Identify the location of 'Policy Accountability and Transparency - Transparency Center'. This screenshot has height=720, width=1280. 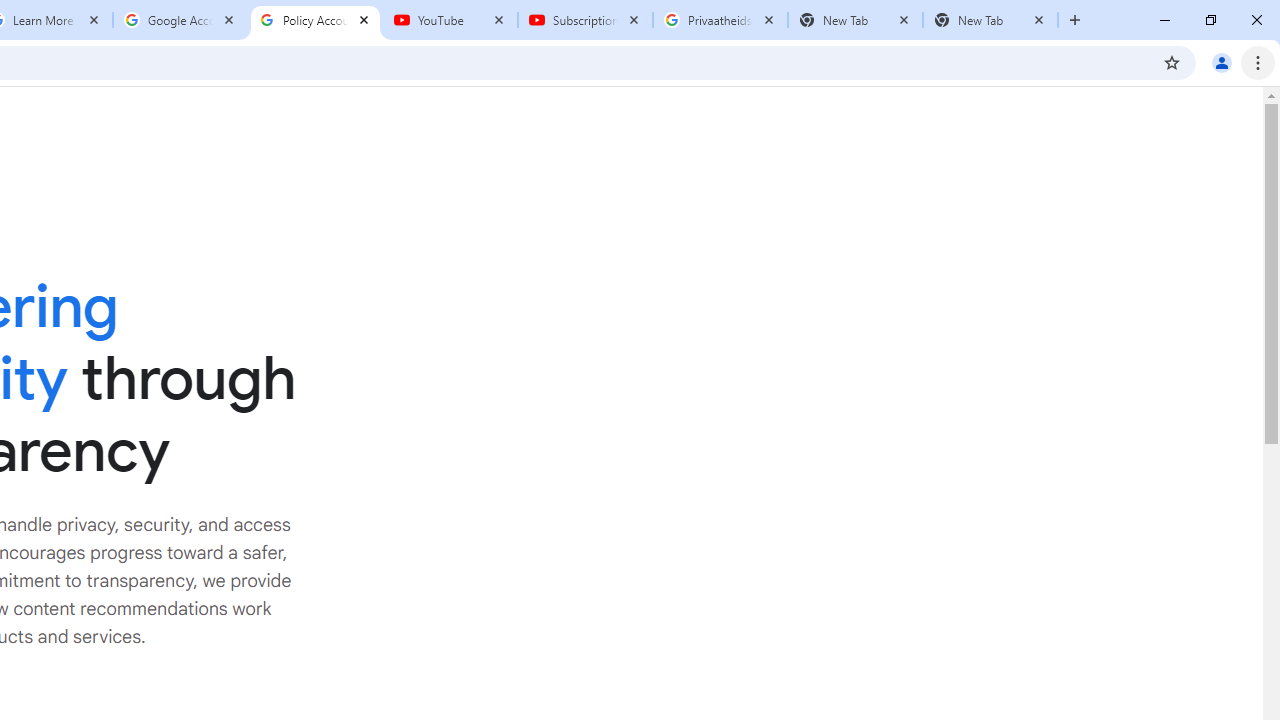
(314, 20).